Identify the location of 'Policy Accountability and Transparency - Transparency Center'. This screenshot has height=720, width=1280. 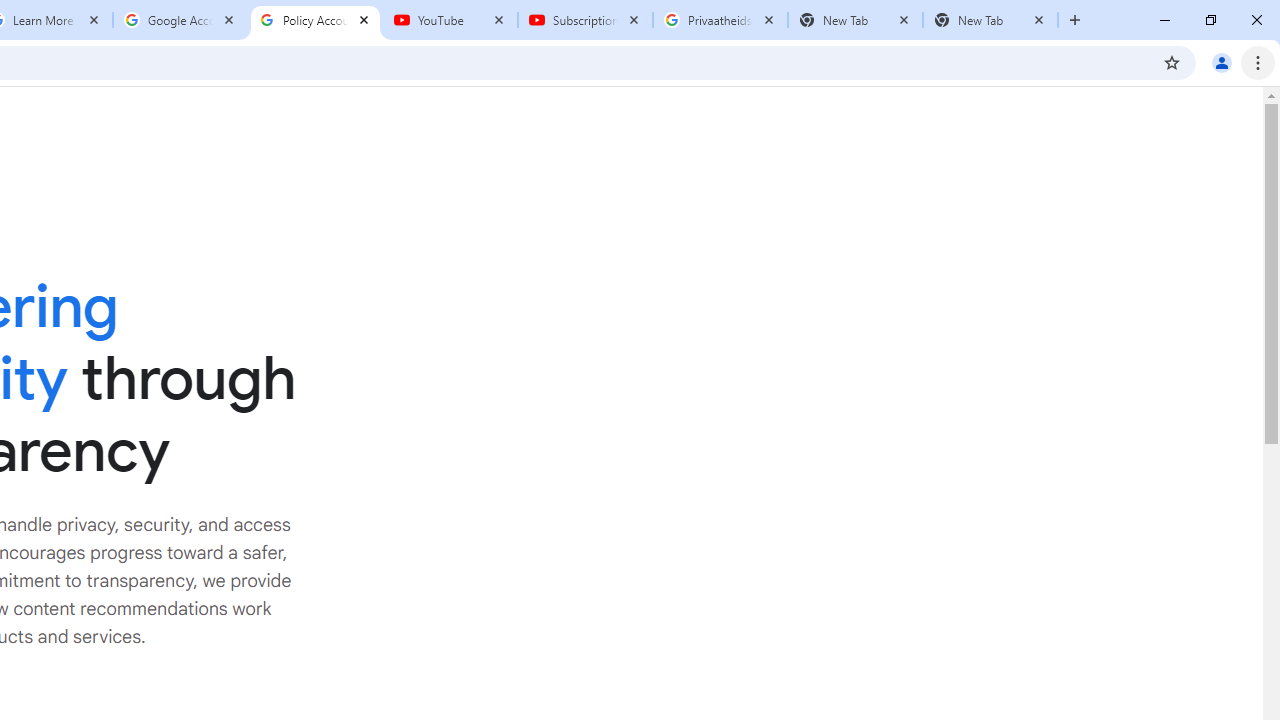
(314, 20).